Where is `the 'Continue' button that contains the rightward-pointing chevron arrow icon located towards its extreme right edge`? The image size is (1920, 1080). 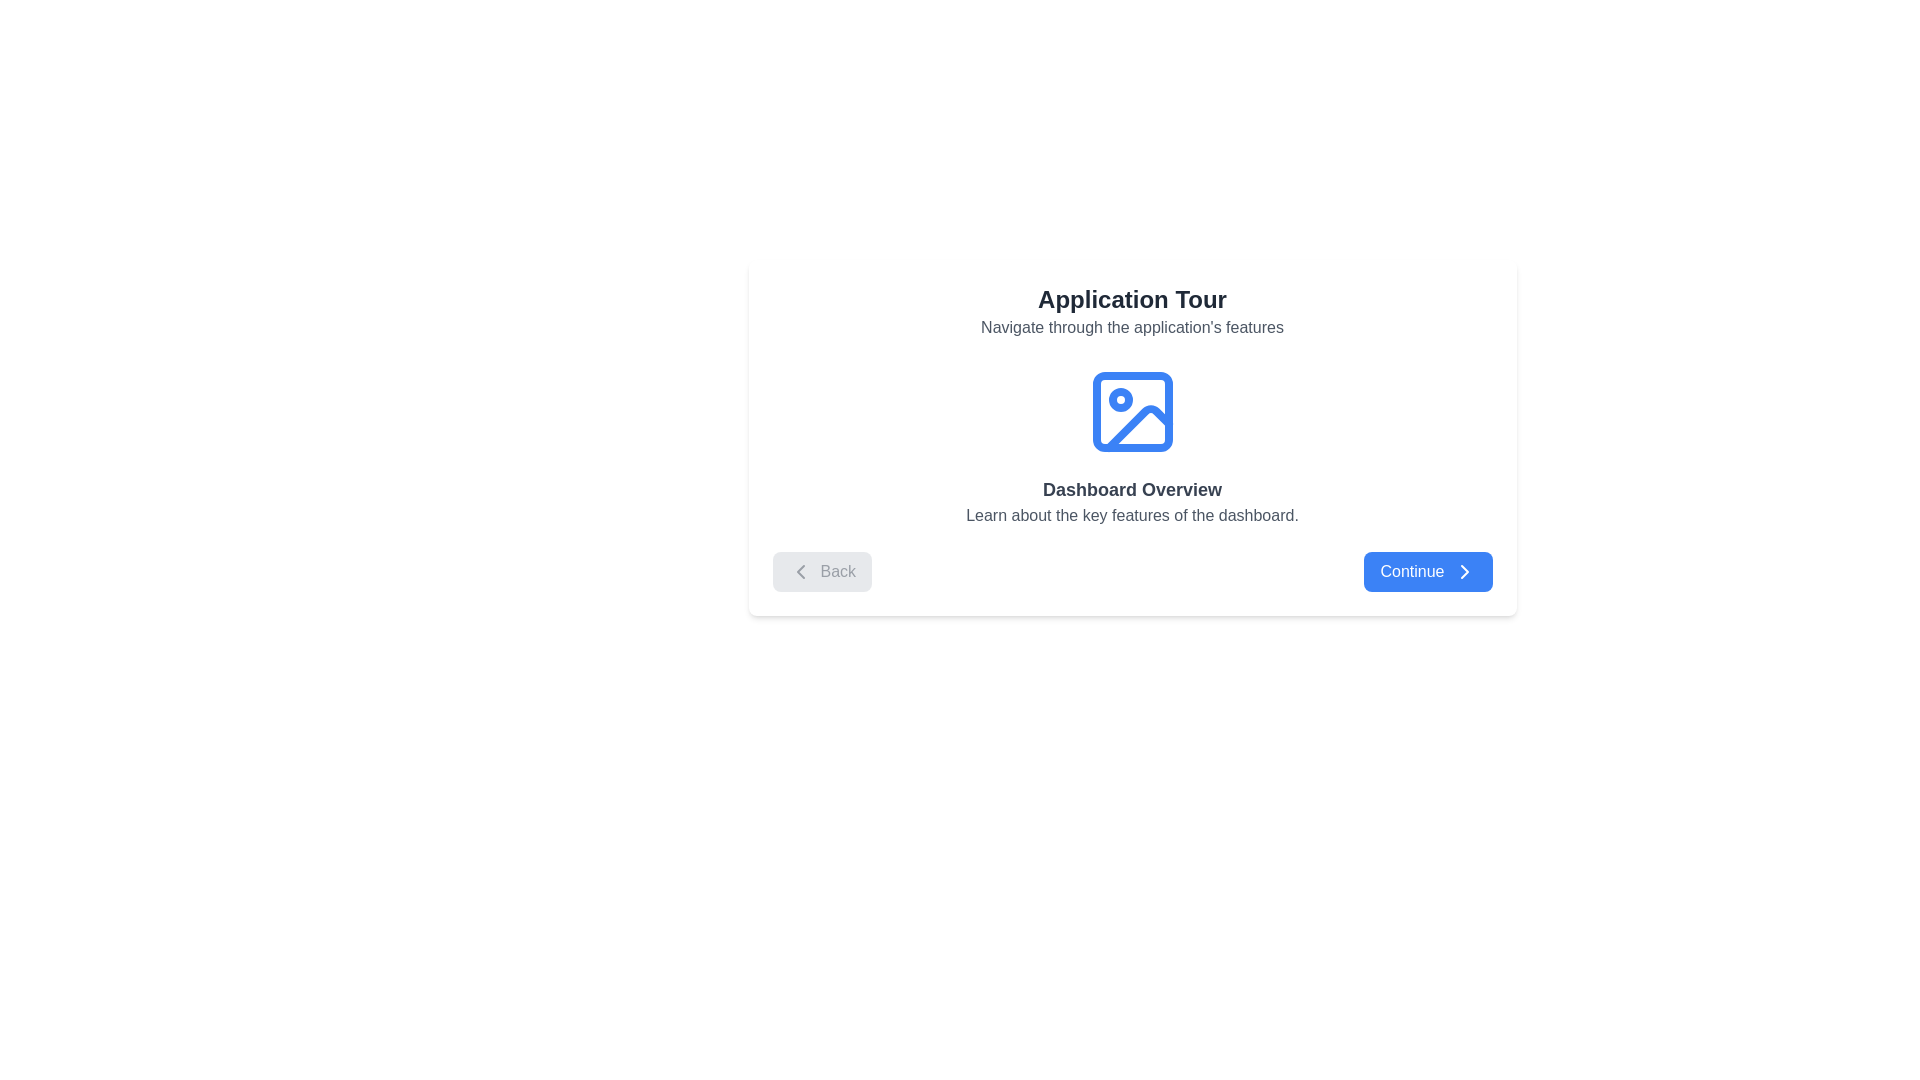
the 'Continue' button that contains the rightward-pointing chevron arrow icon located towards its extreme right edge is located at coordinates (1464, 571).